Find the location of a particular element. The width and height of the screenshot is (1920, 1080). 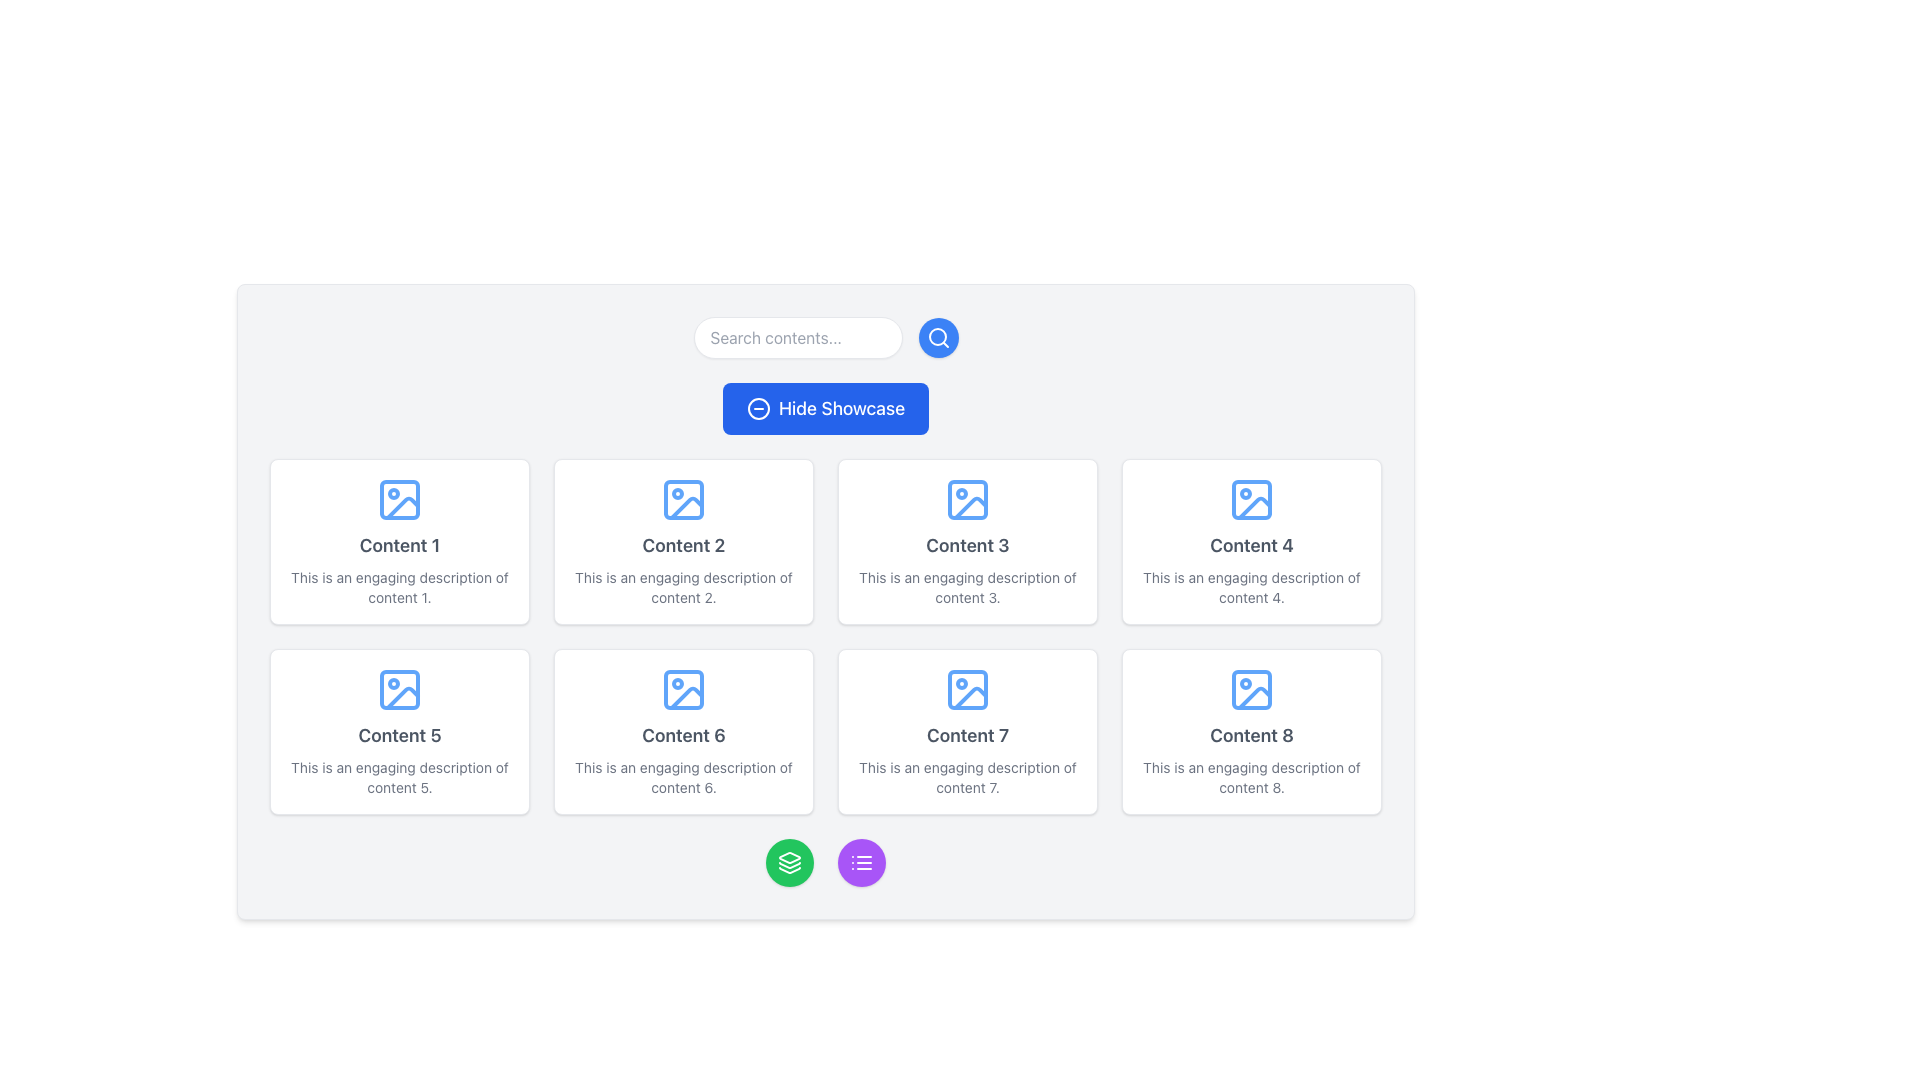

the text label element that reads 'This is an engaging description of content 1.' located under the title 'Content 1' in its card is located at coordinates (399, 586).